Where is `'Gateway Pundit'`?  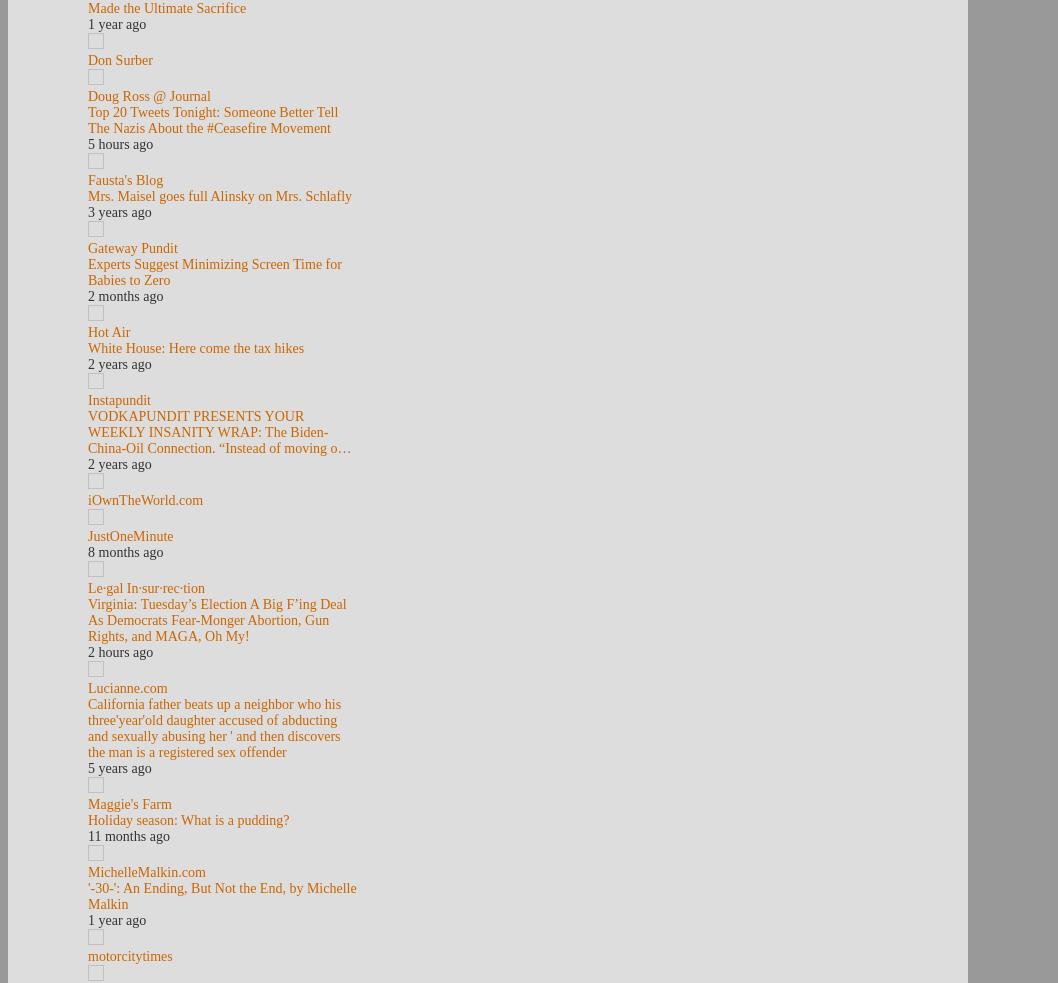 'Gateway Pundit' is located at coordinates (131, 248).